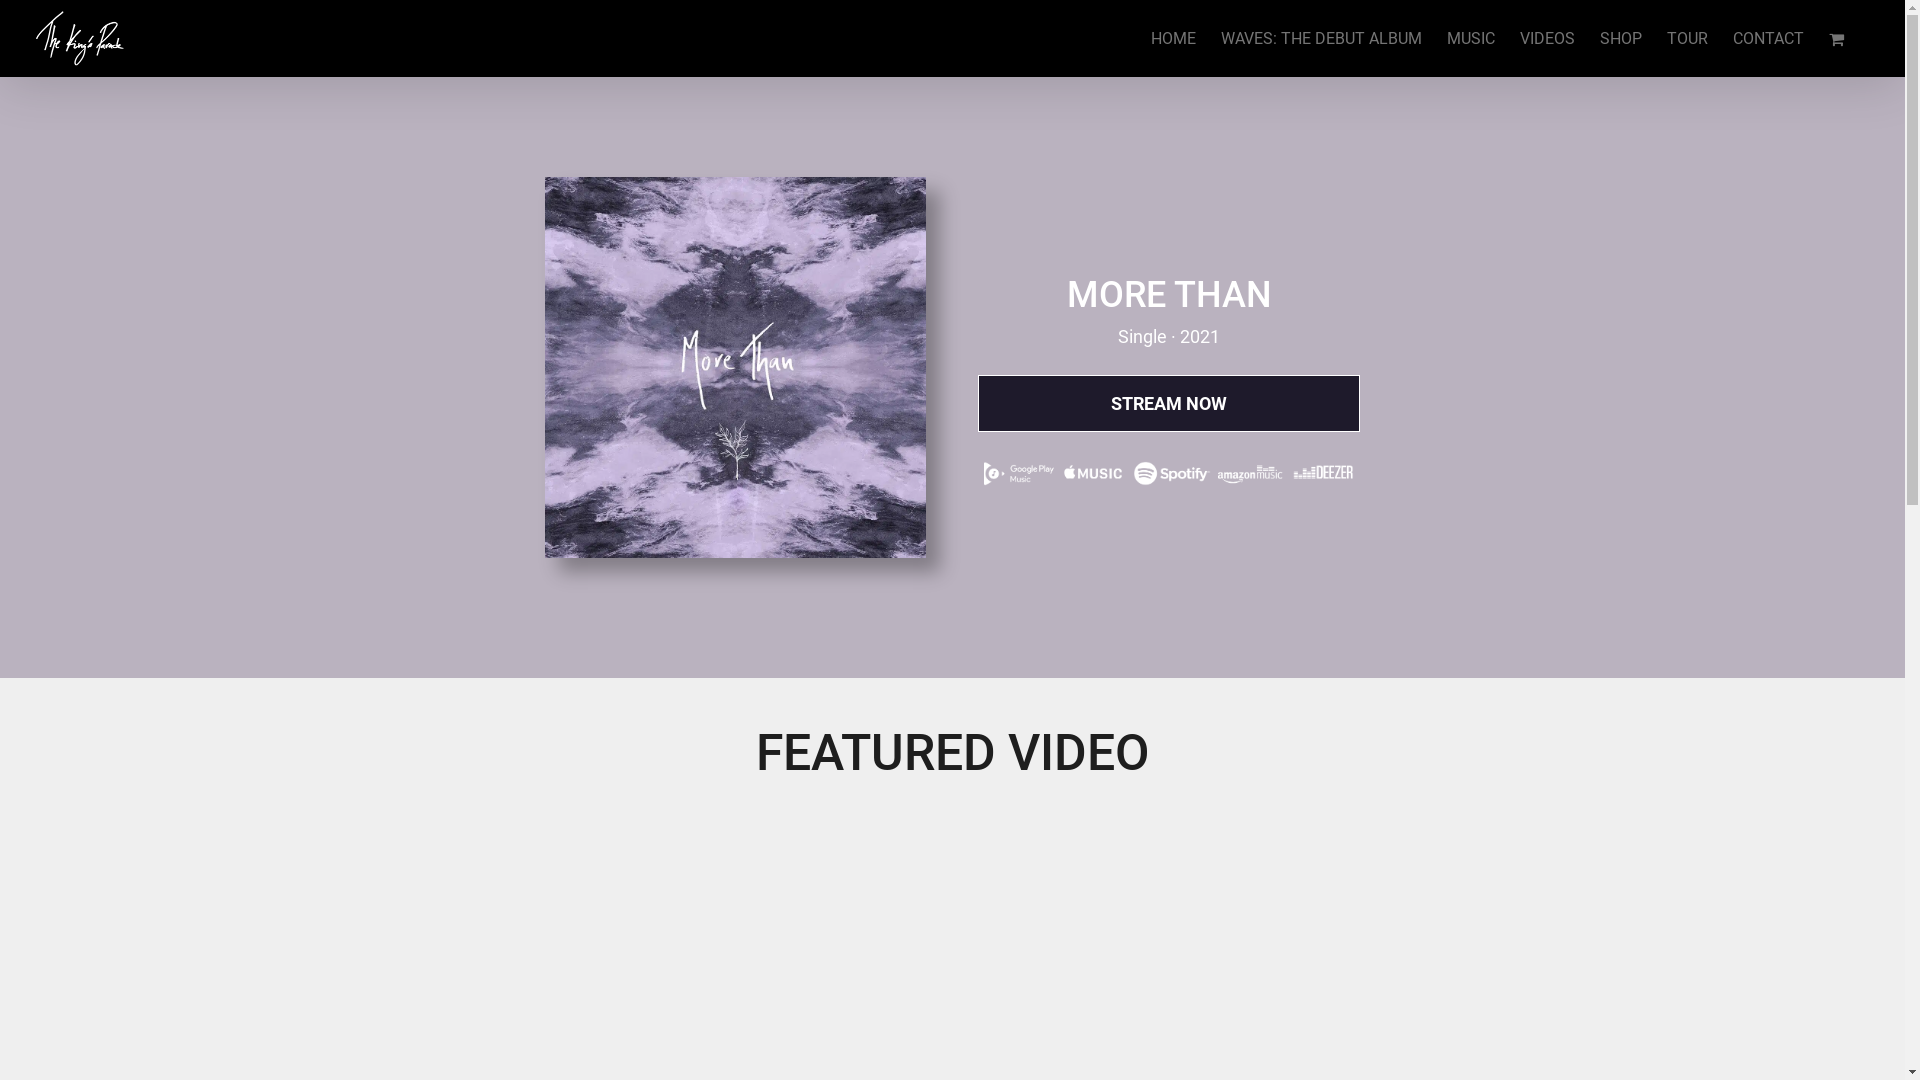 This screenshot has height=1080, width=1920. Describe the element at coordinates (1470, 38) in the screenshot. I see `'MUSIC'` at that location.